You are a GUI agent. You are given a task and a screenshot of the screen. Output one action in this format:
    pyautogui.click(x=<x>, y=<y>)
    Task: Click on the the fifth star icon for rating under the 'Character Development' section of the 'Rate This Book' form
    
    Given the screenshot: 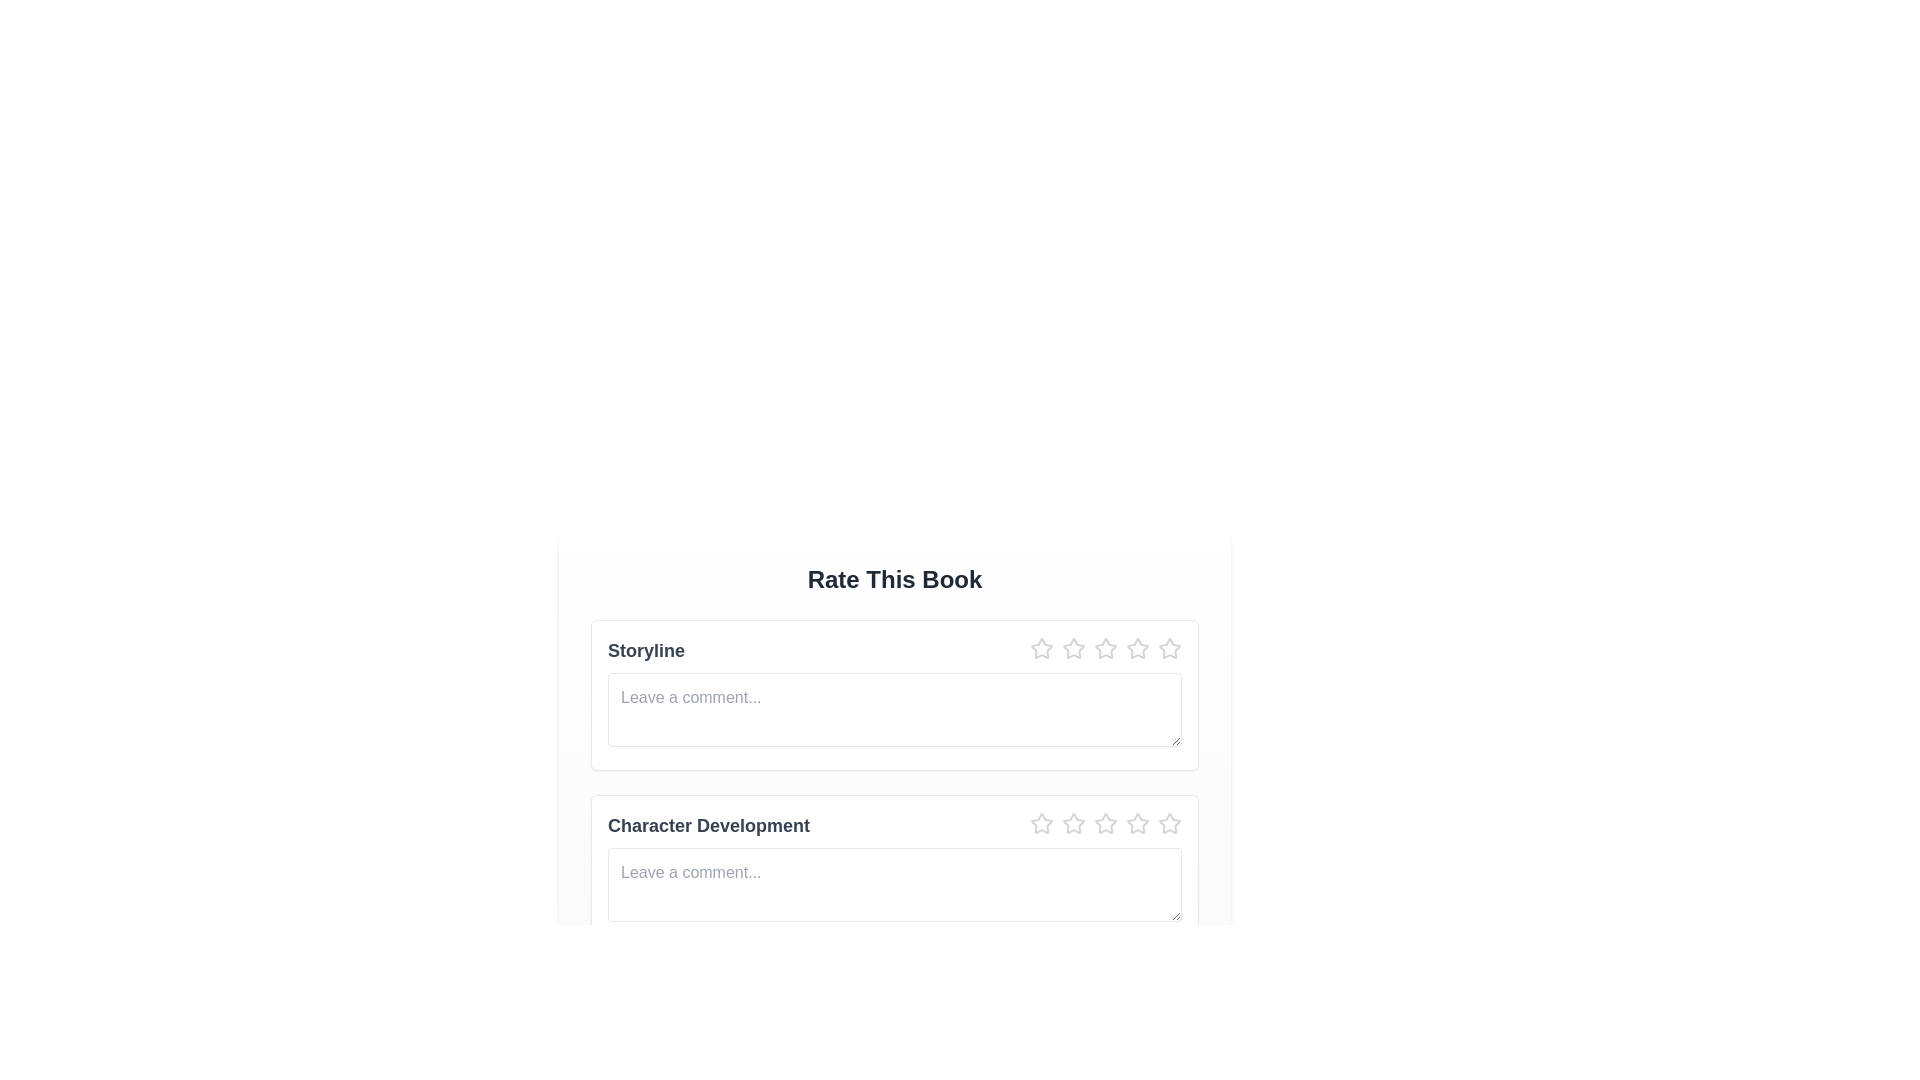 What is the action you would take?
    pyautogui.click(x=1104, y=824)
    